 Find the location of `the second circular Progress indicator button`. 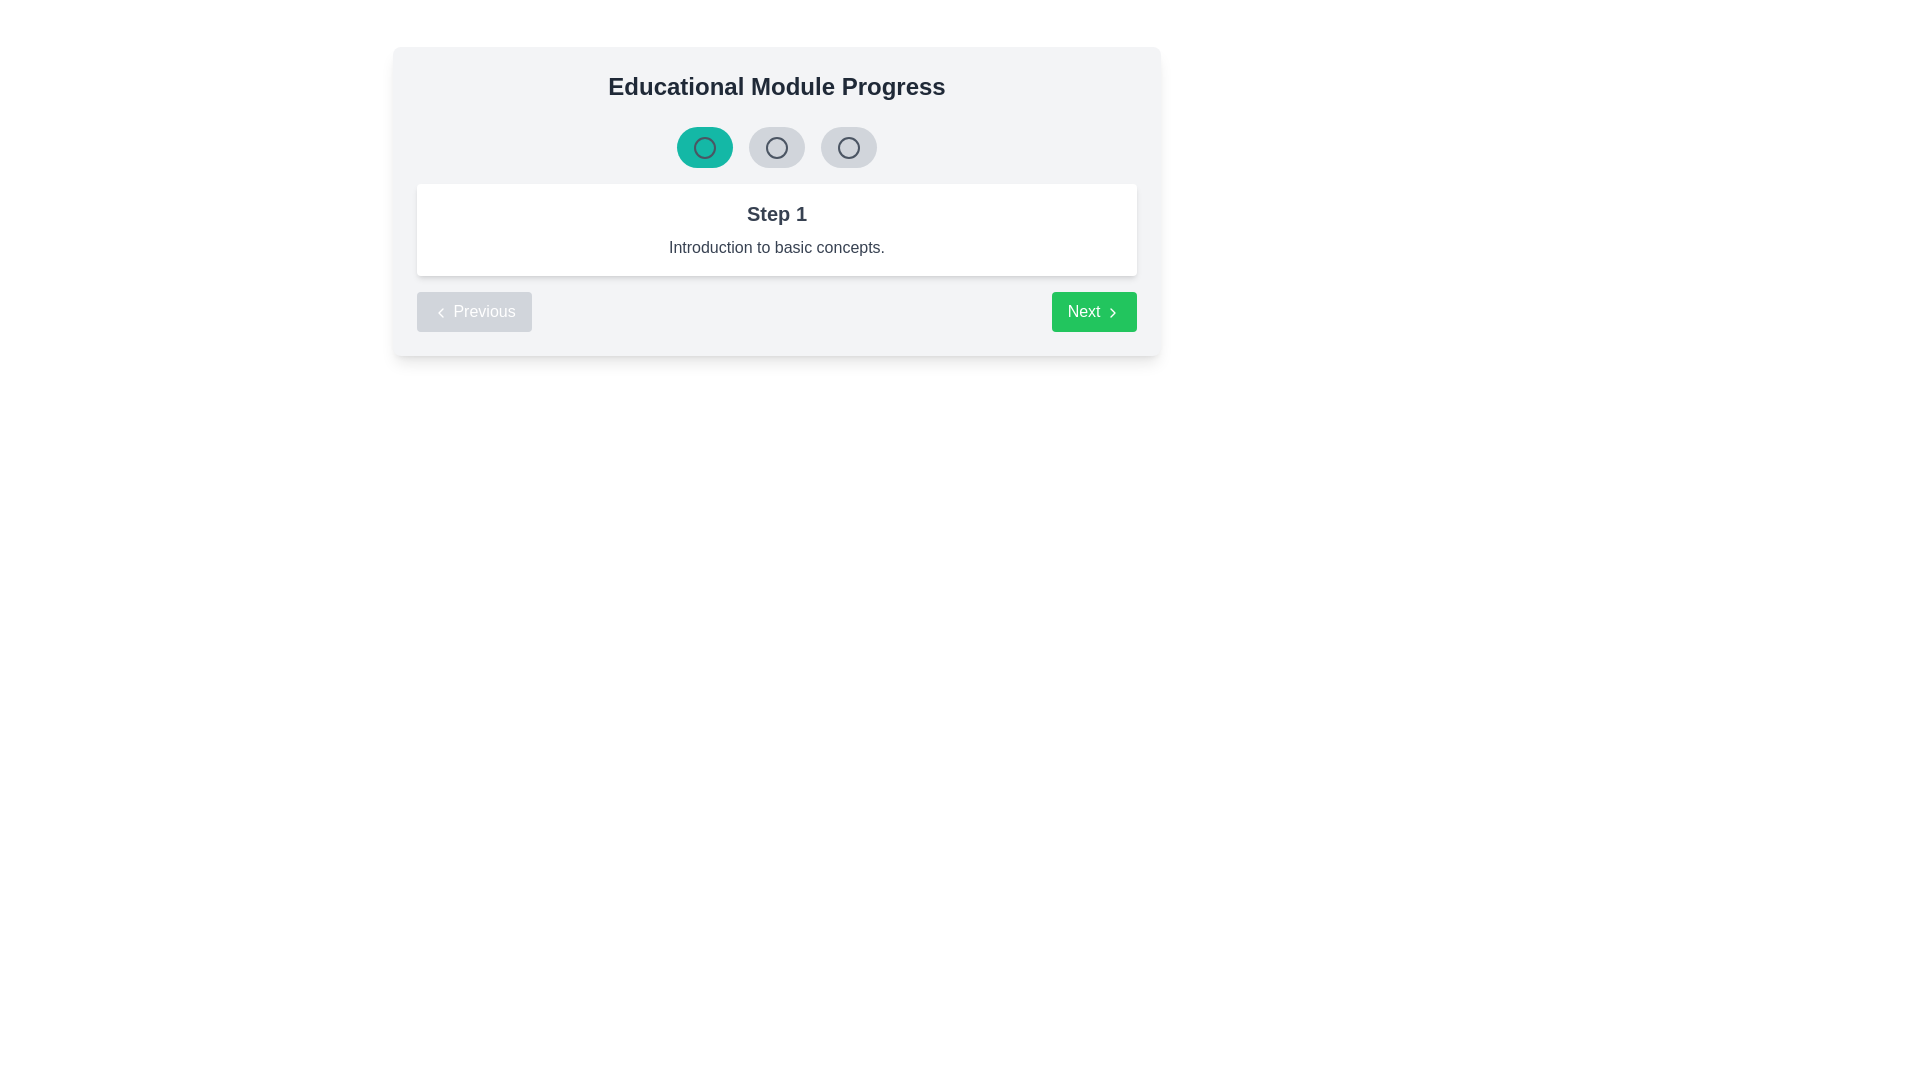

the second circular Progress indicator button is located at coordinates (776, 145).